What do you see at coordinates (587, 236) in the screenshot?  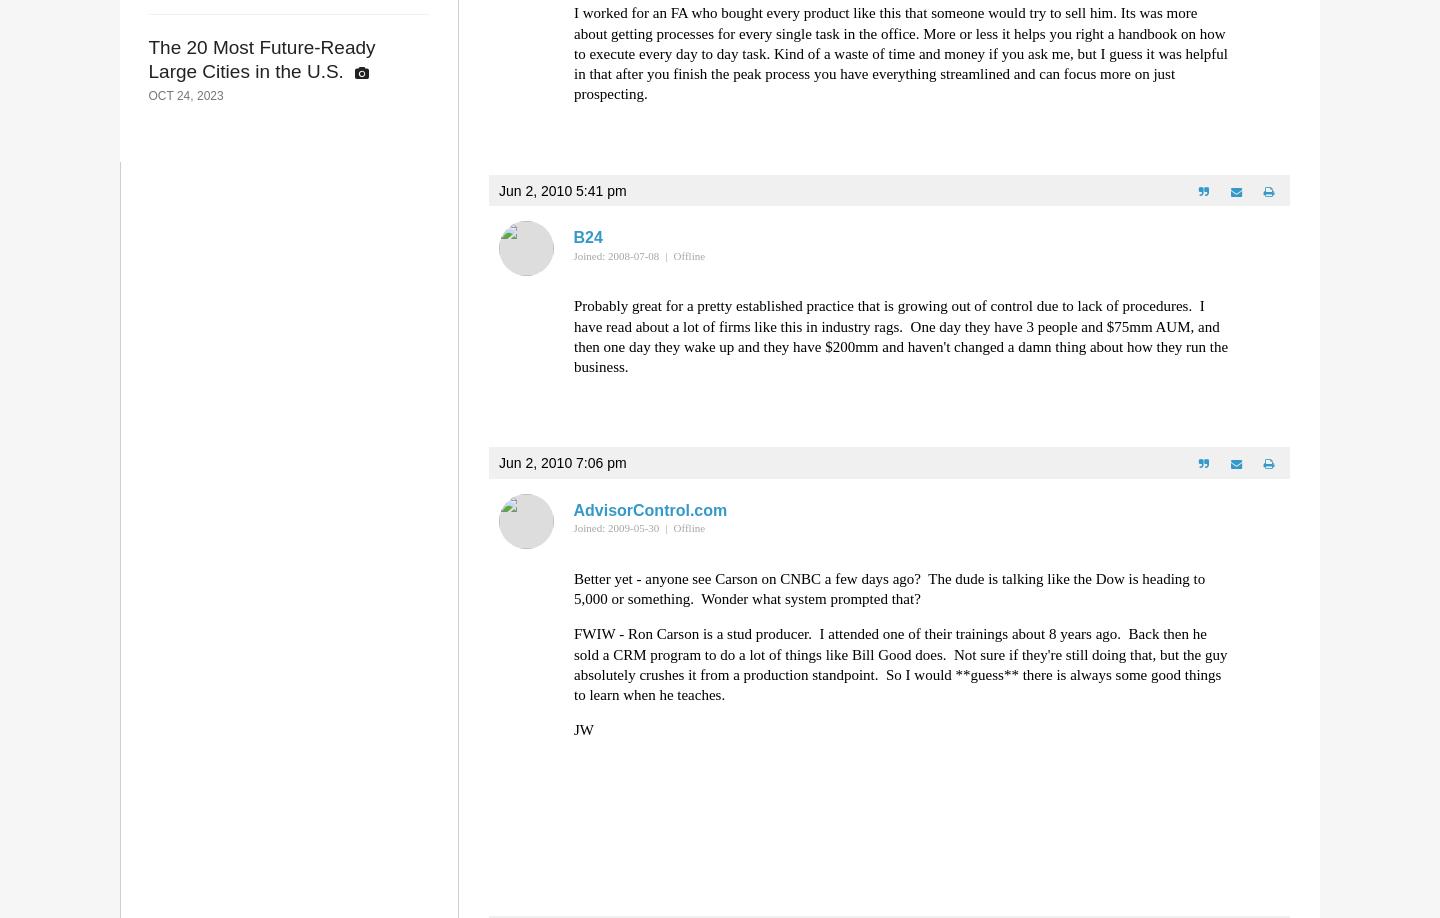 I see `'B24'` at bounding box center [587, 236].